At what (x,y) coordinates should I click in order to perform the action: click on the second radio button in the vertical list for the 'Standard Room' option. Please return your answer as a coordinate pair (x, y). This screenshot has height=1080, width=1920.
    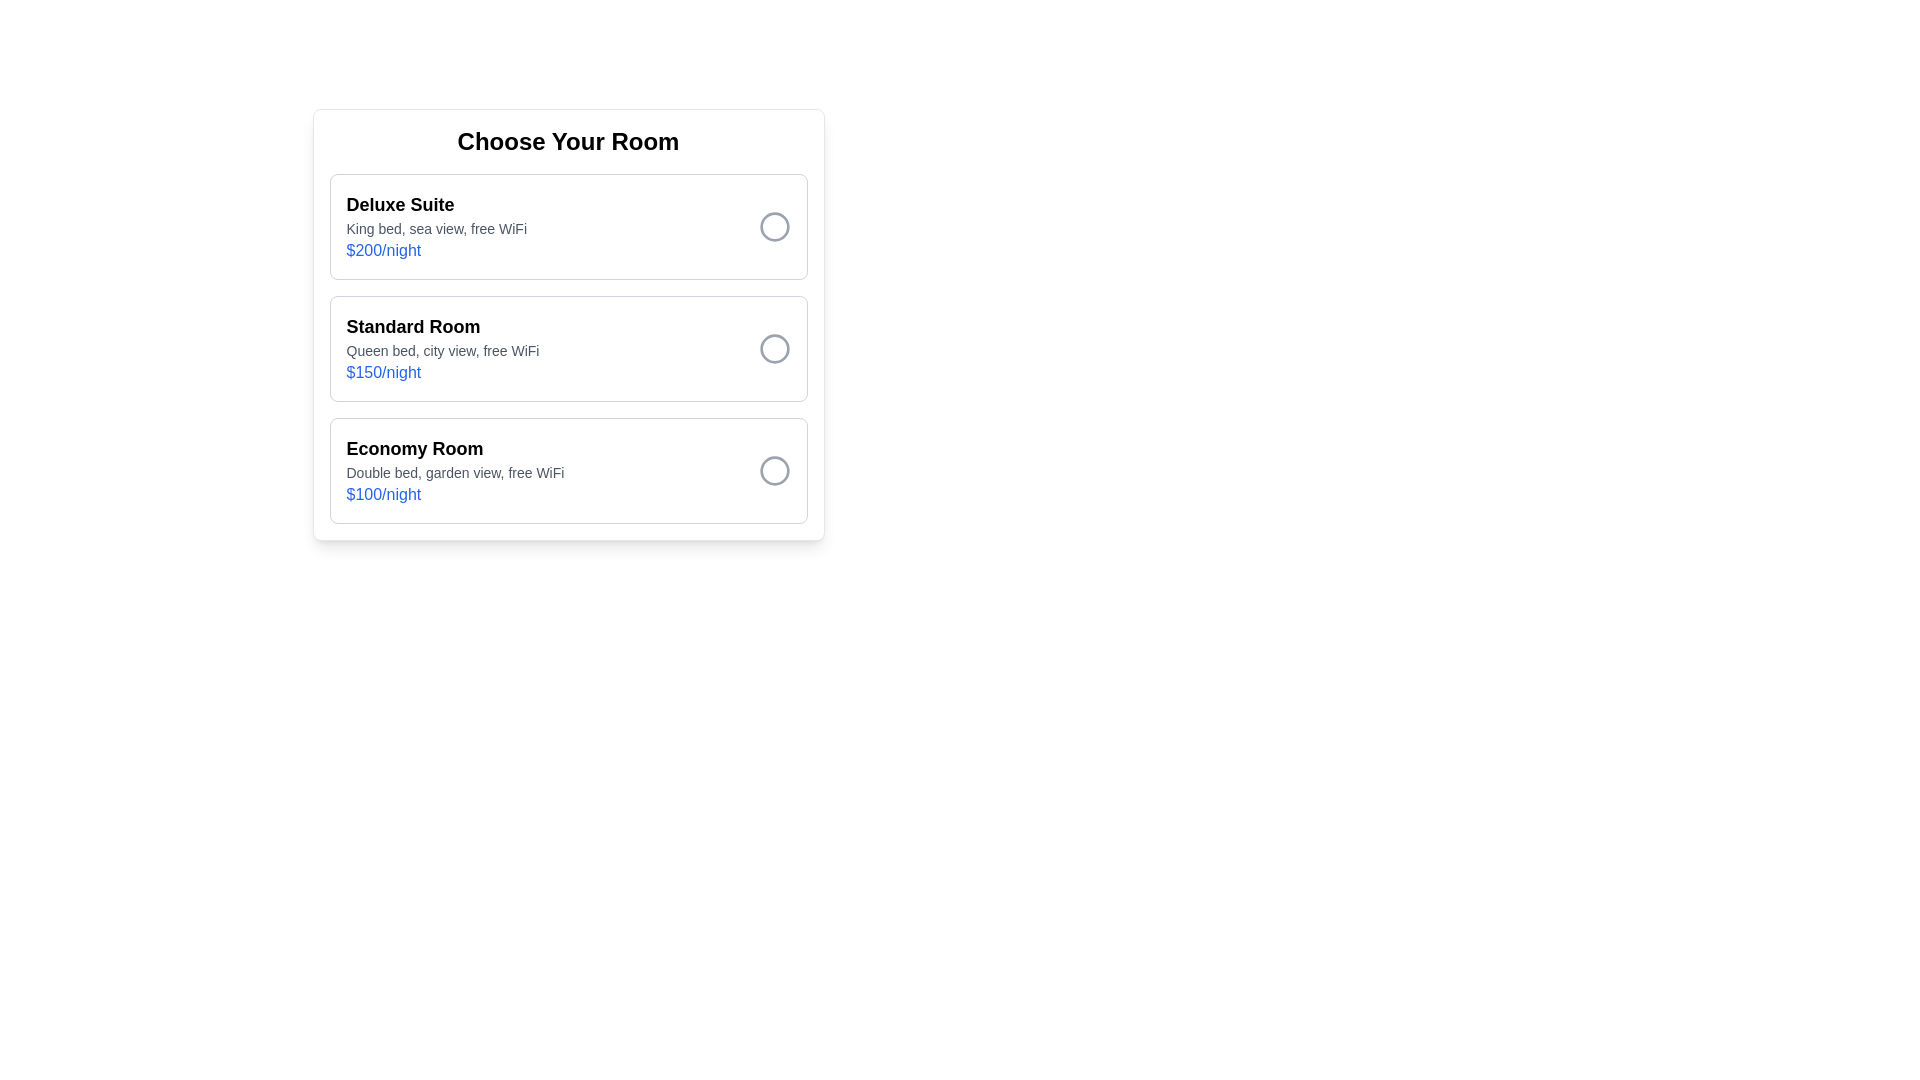
    Looking at the image, I should click on (773, 347).